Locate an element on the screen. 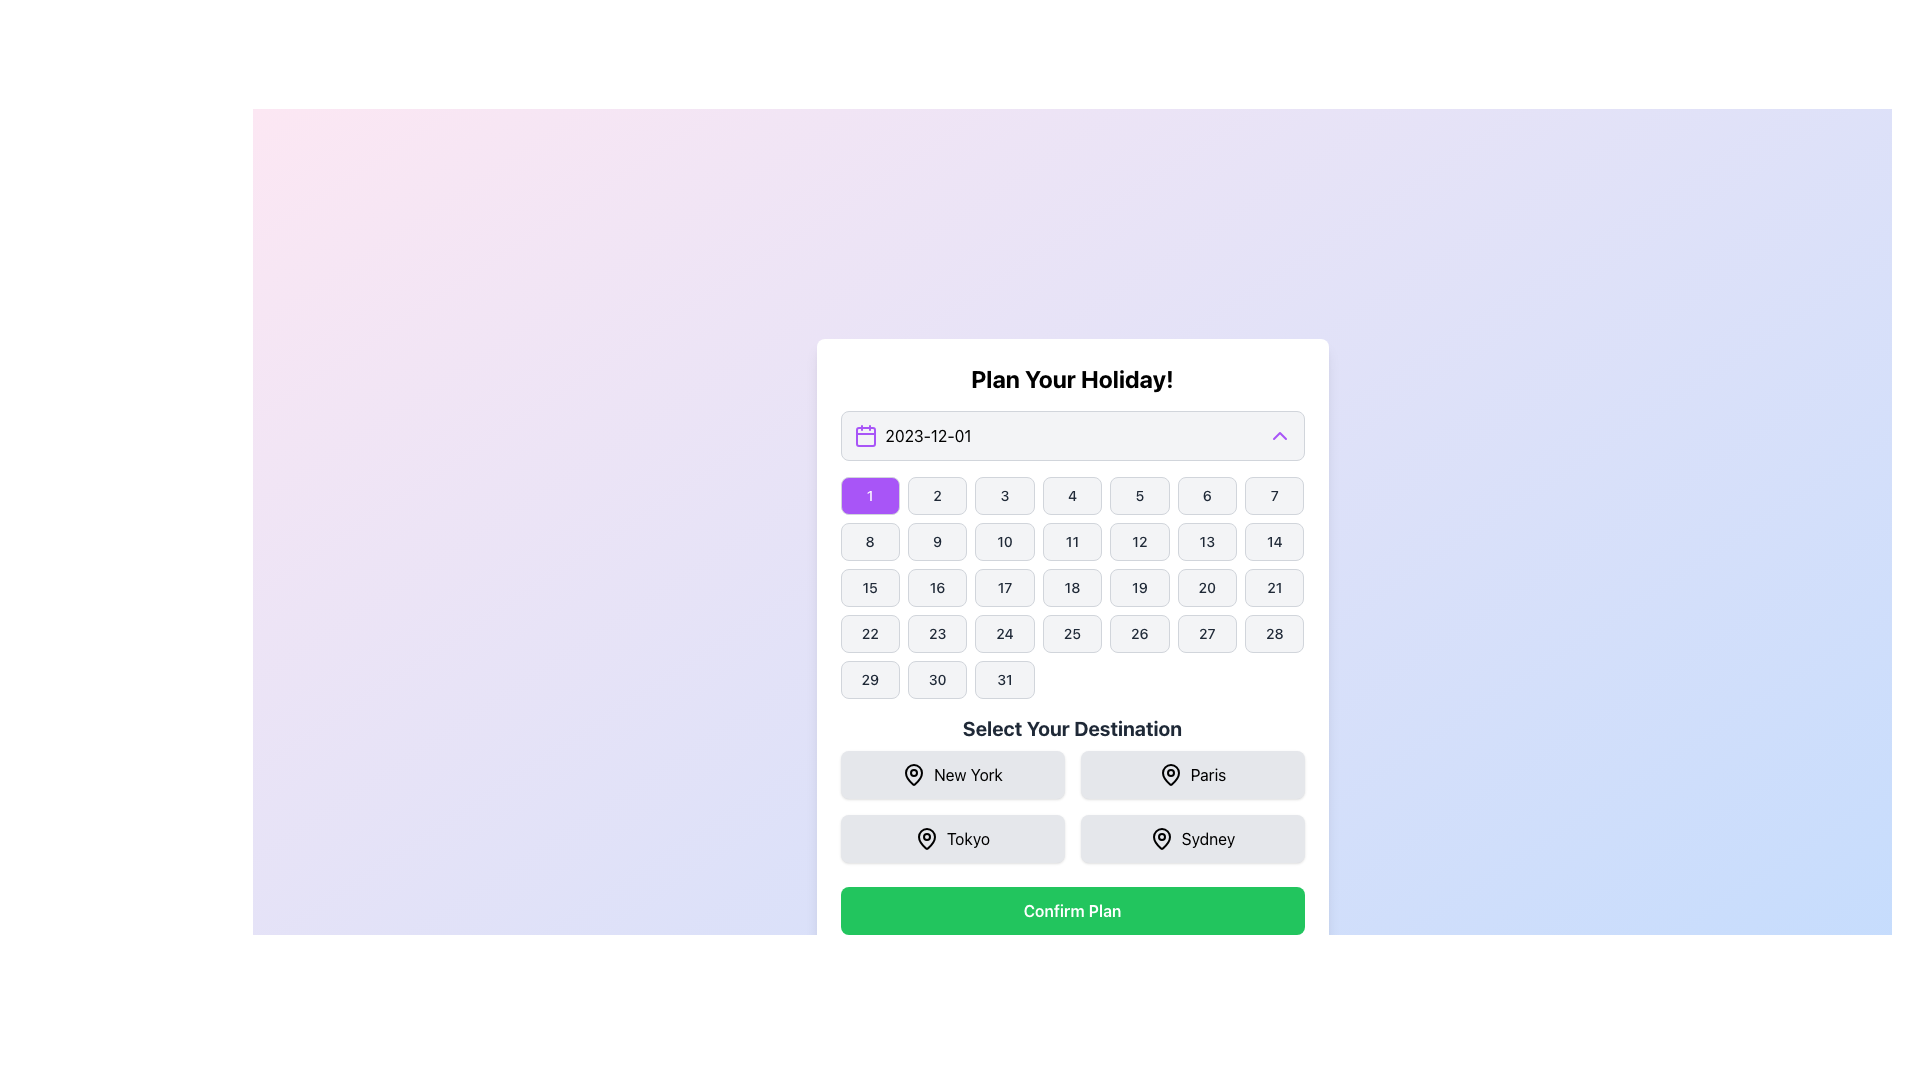 The image size is (1920, 1080). the button in the 'Select Your Destination' section is located at coordinates (1192, 774).